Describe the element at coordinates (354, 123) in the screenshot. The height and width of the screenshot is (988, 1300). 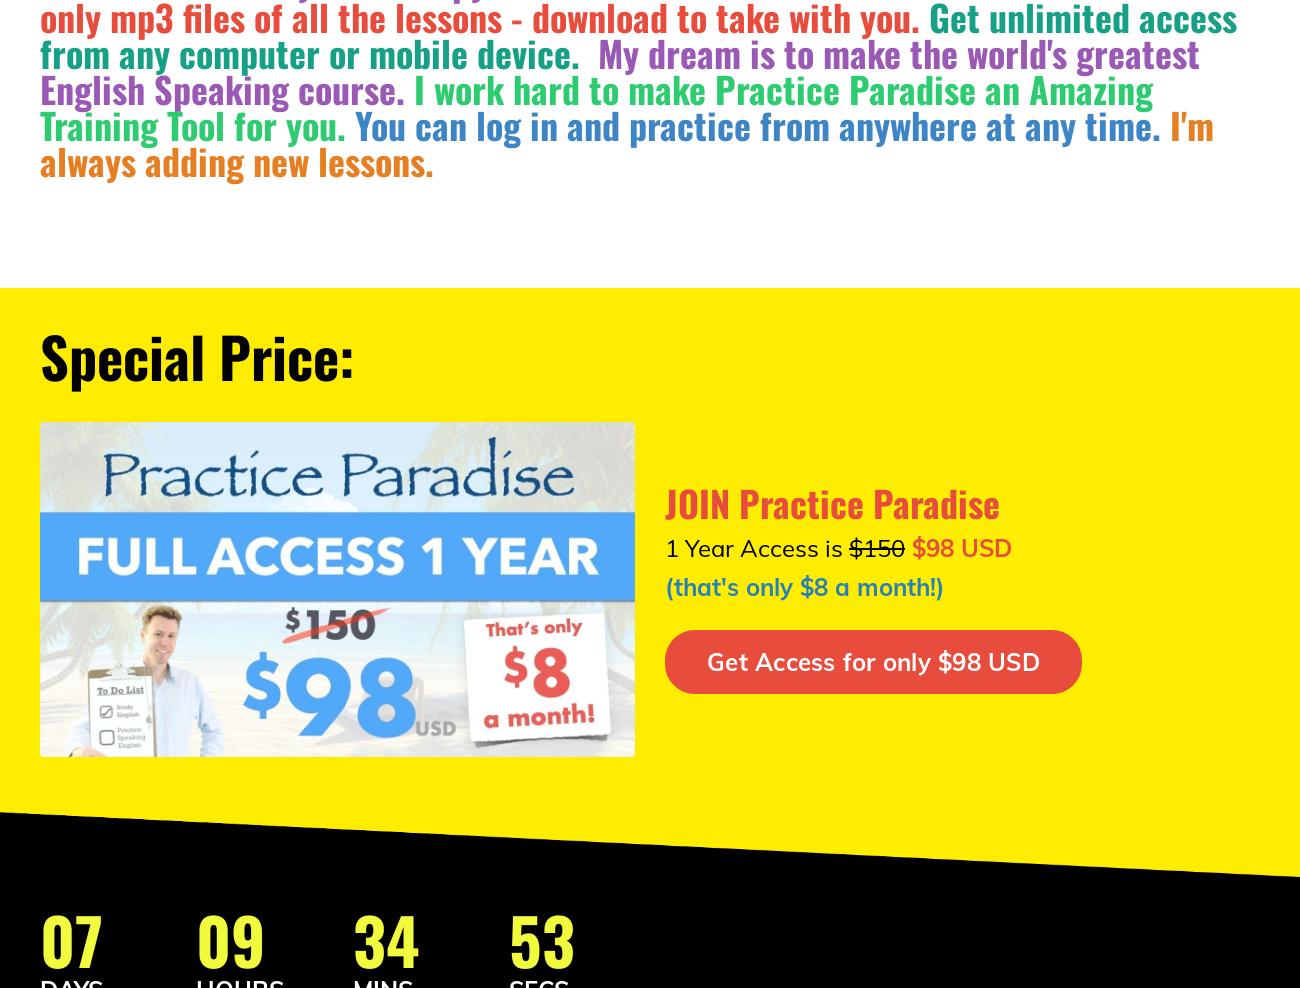
I see `'You can log in and practice from anywhere at any time.'` at that location.